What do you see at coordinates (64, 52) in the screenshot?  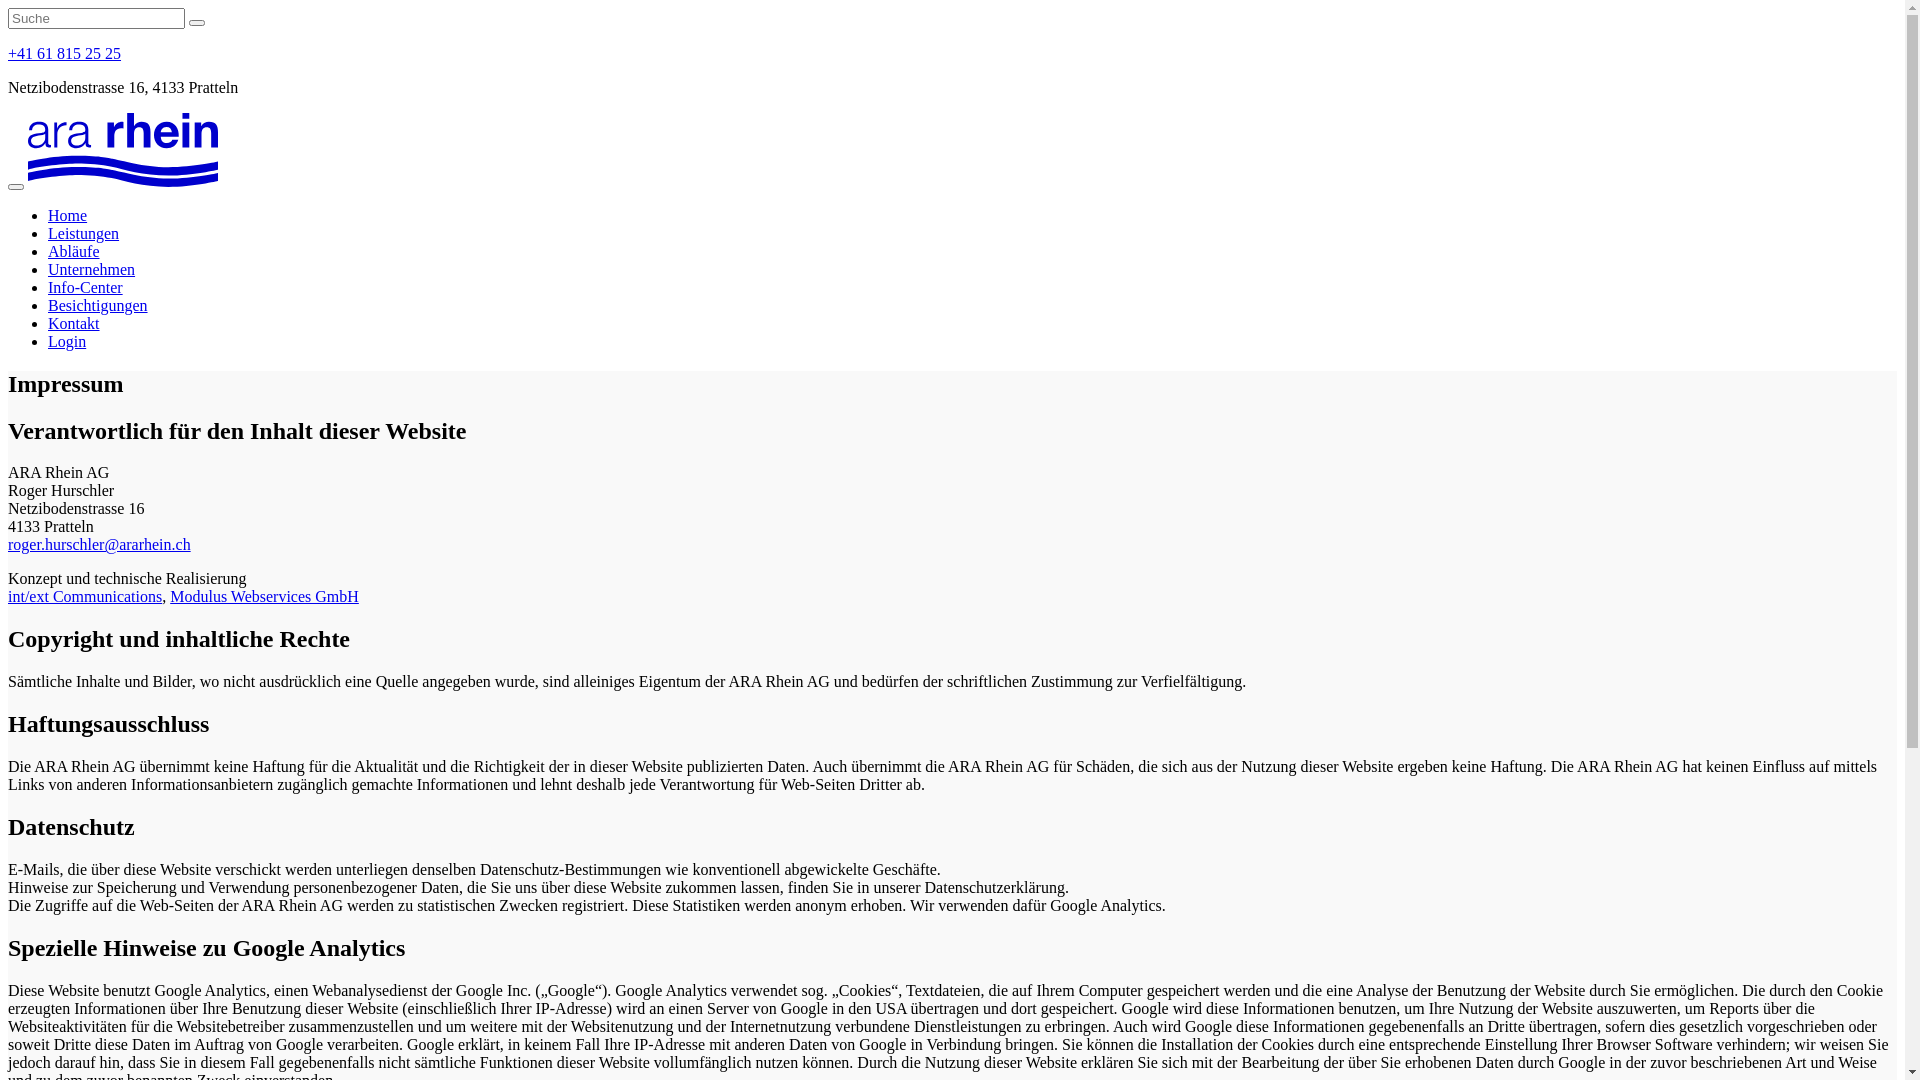 I see `'+41 61 815 25 25'` at bounding box center [64, 52].